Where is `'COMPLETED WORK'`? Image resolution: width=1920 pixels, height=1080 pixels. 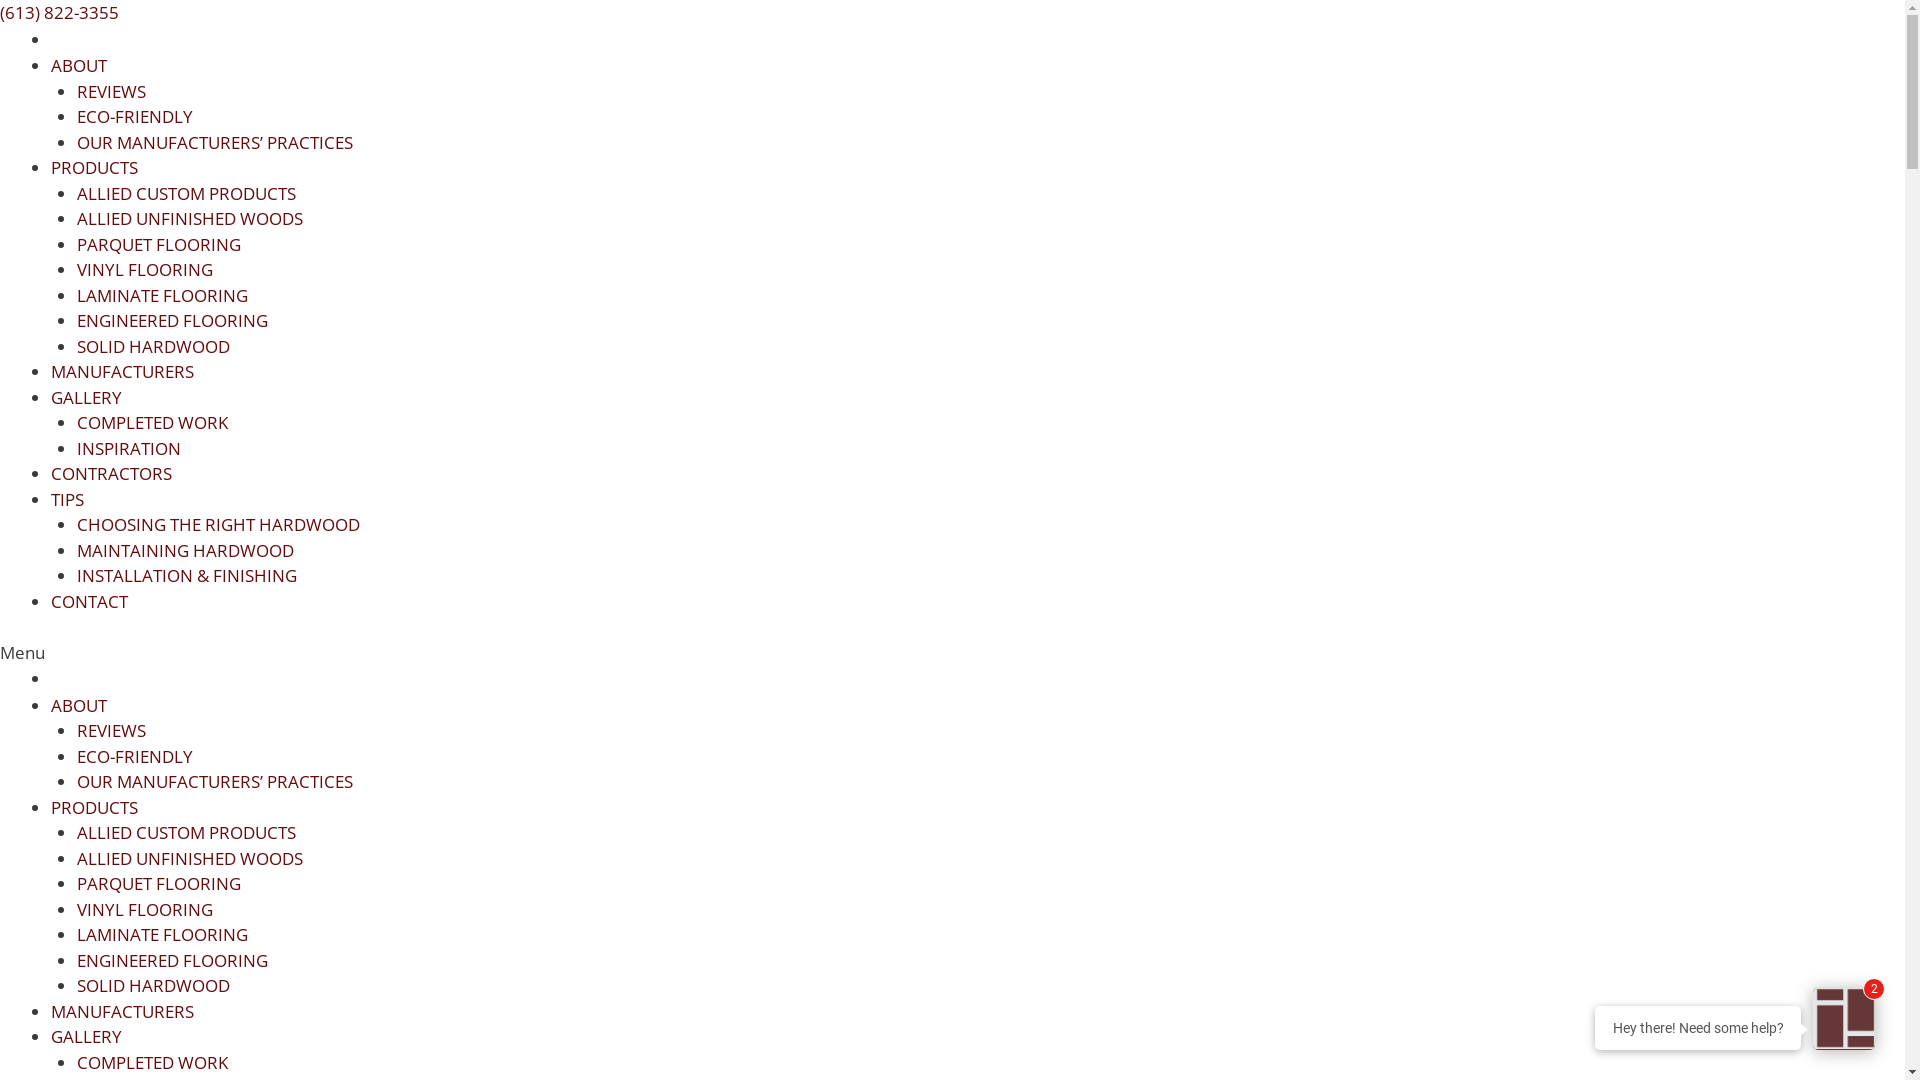 'COMPLETED WORK' is located at coordinates (150, 421).